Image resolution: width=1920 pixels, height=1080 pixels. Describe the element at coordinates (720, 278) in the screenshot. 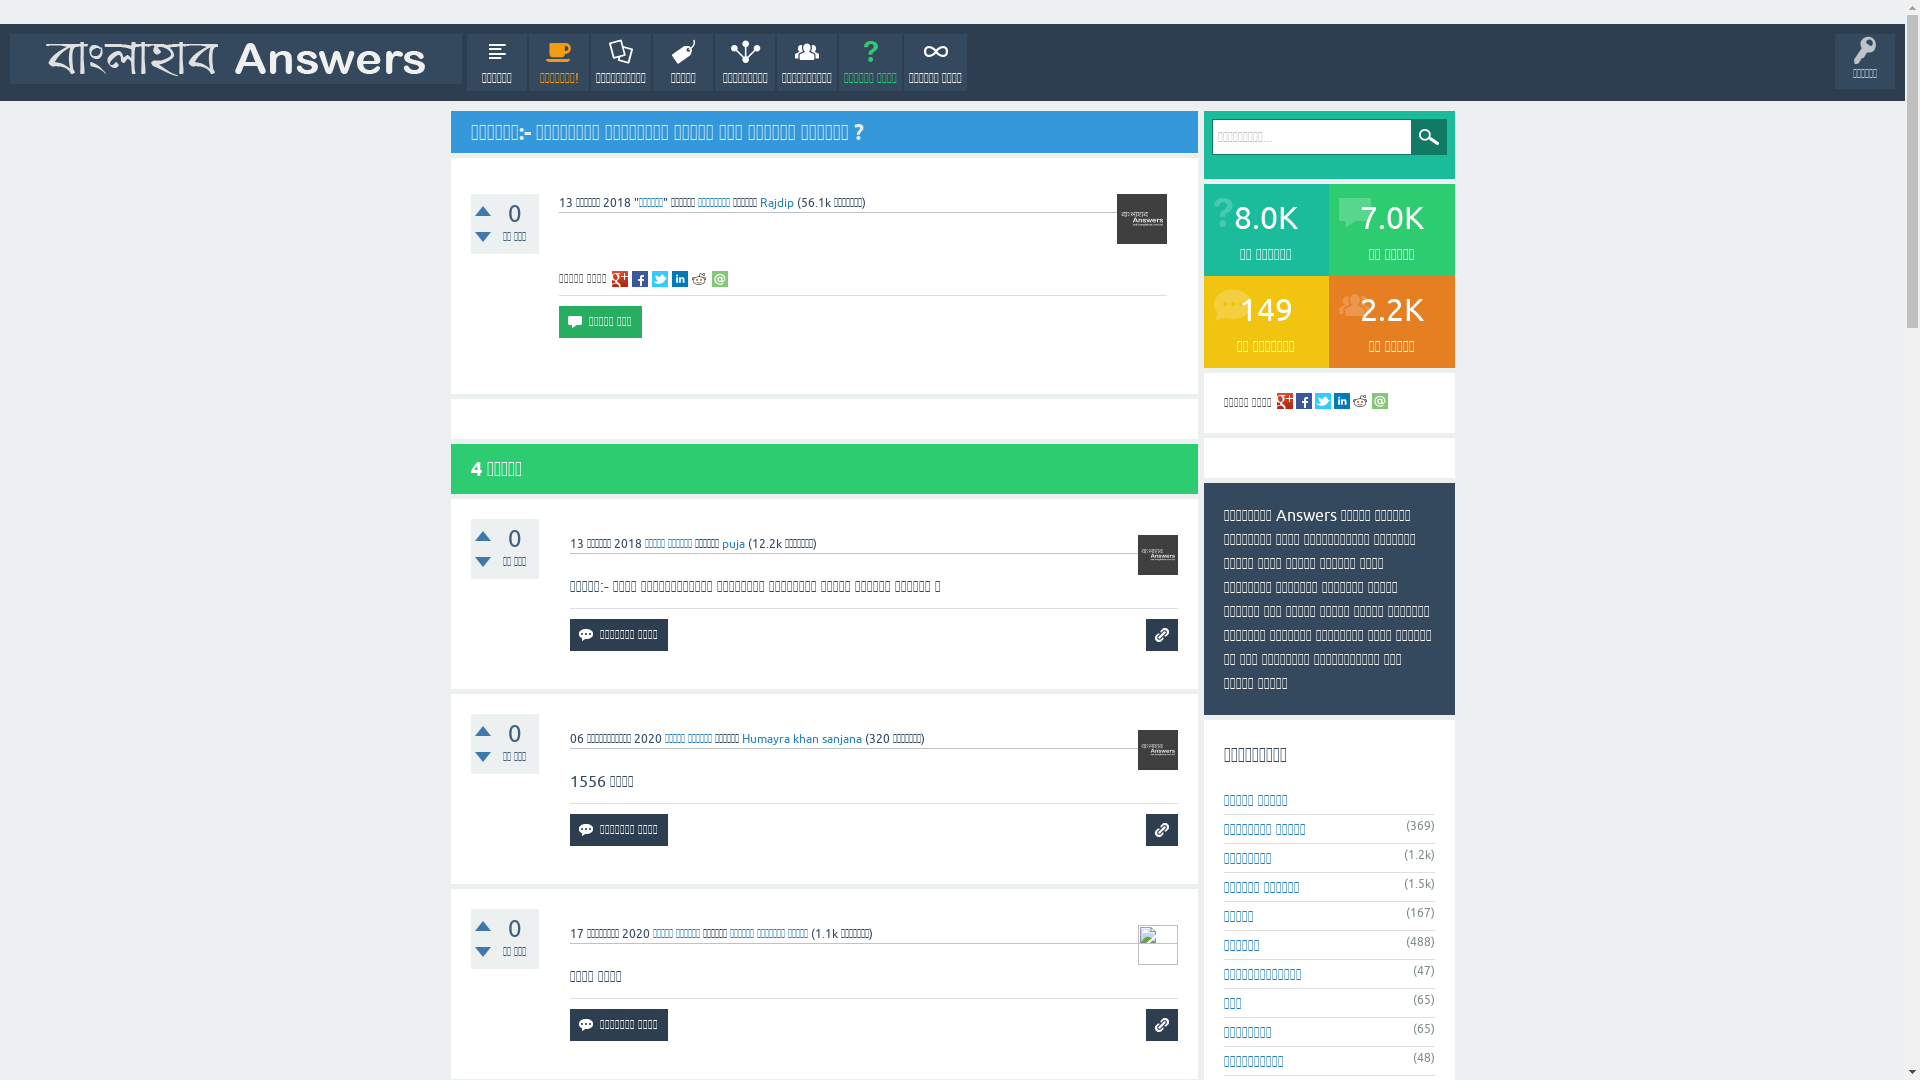

I see `'share via email'` at that location.